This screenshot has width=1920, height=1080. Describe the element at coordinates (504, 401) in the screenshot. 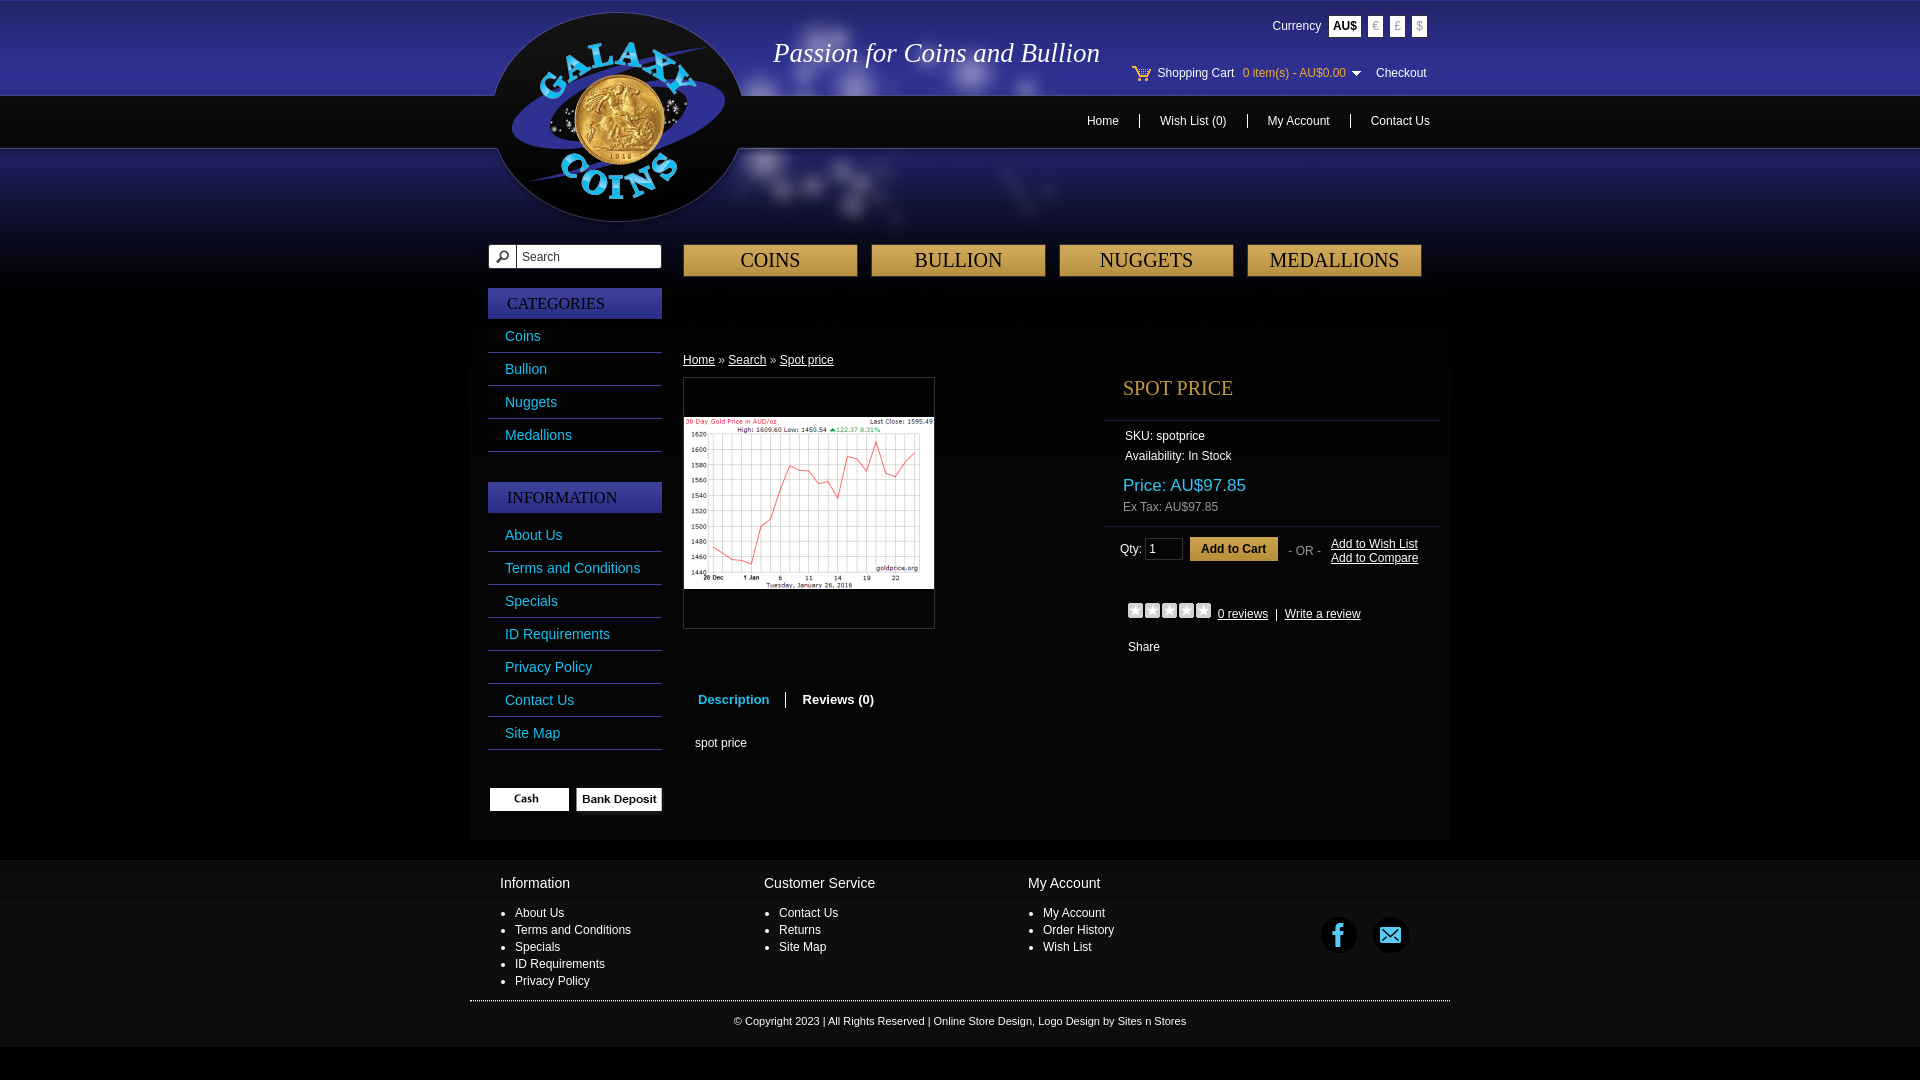

I see `'Nuggets'` at that location.